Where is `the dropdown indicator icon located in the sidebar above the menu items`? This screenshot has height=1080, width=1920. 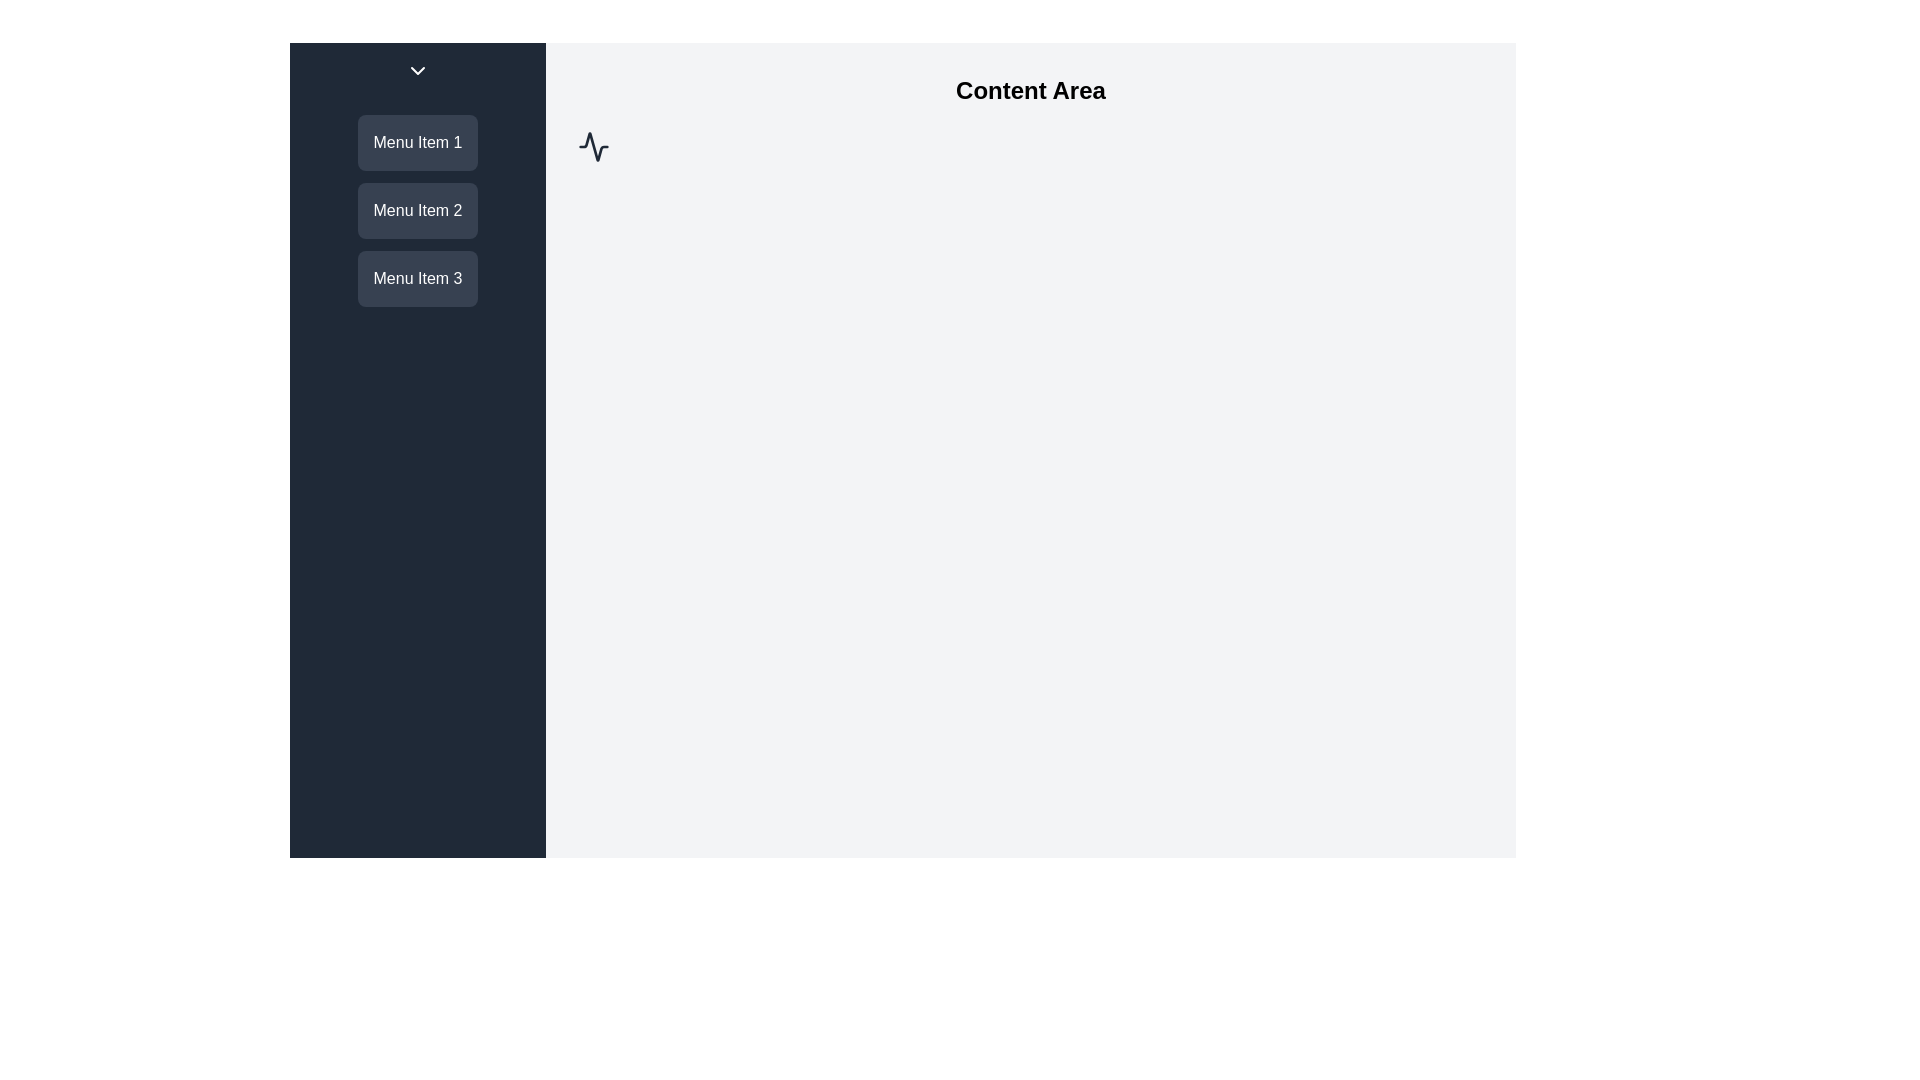 the dropdown indicator icon located in the sidebar above the menu items is located at coordinates (416, 69).